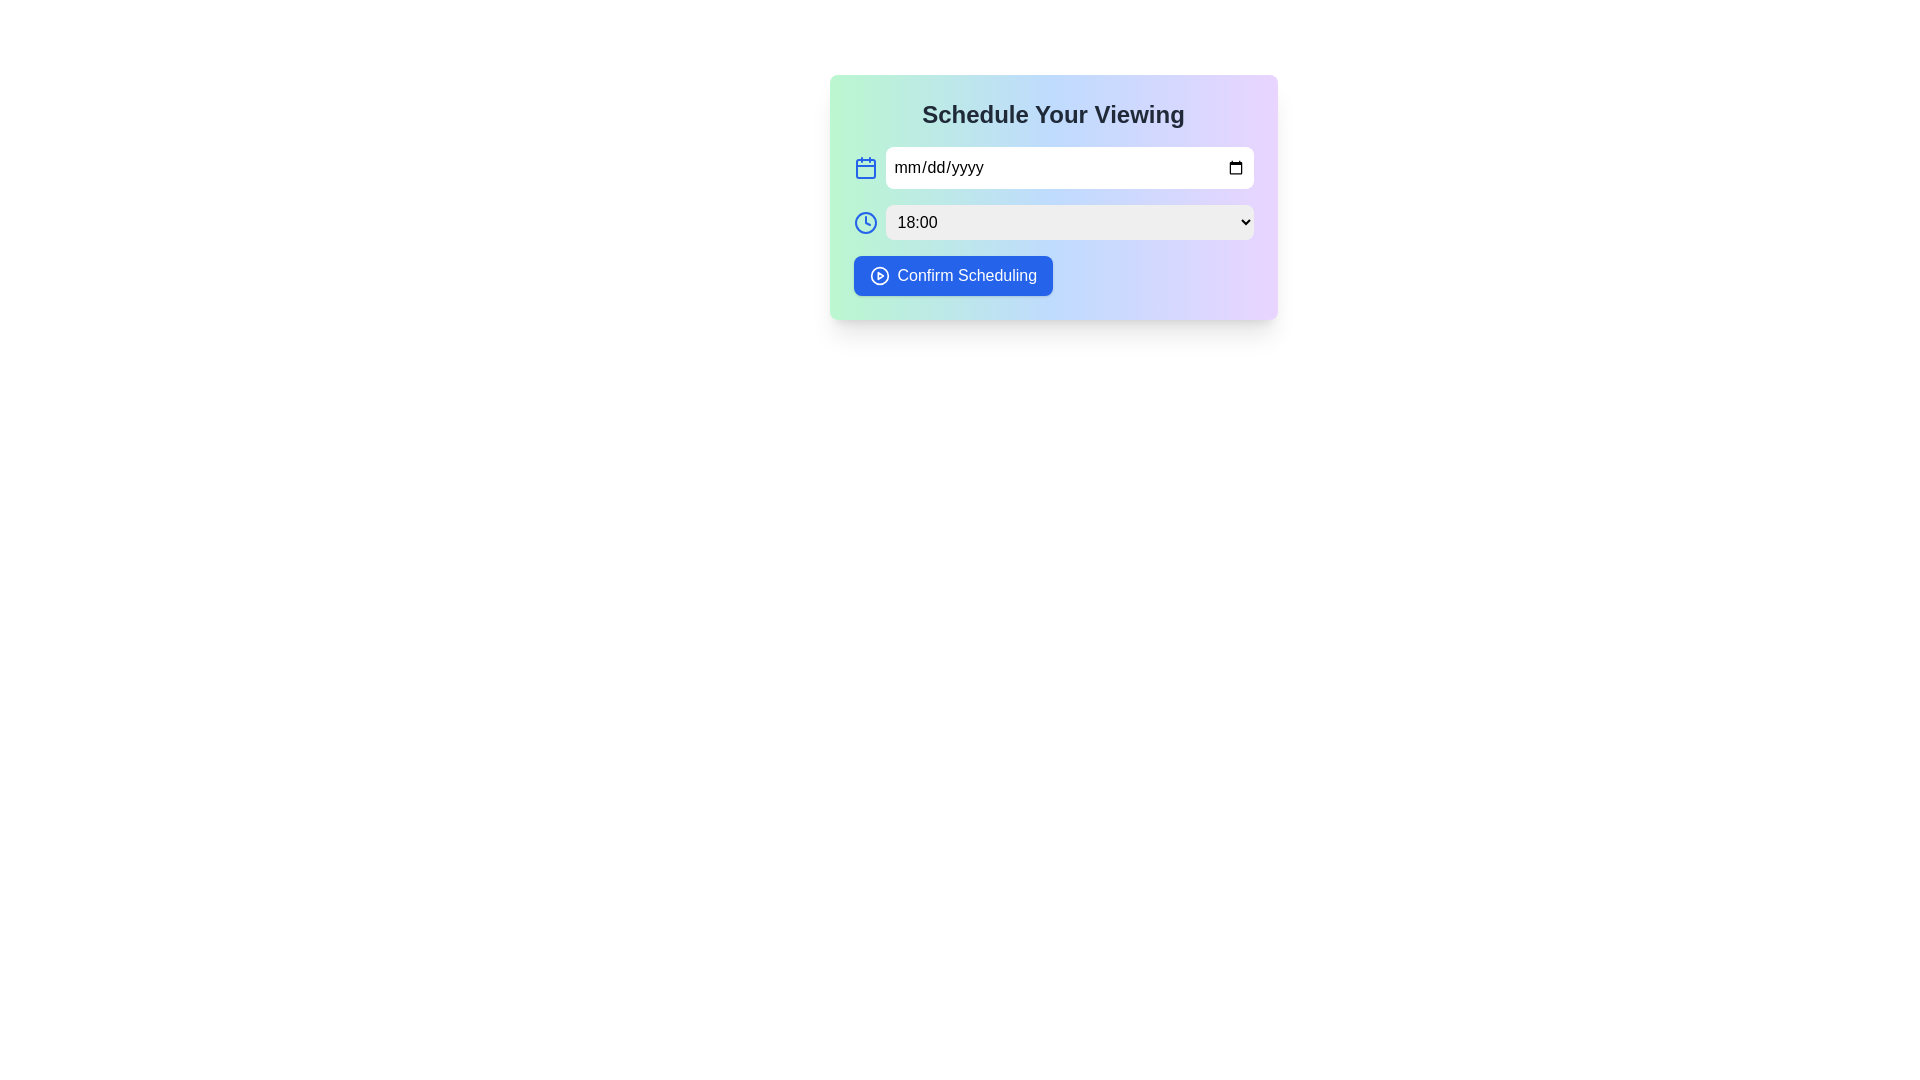 The image size is (1920, 1080). I want to click on the 'Confirm Scheduling' button, which has a vibrant blue background and white text, so click(952, 276).